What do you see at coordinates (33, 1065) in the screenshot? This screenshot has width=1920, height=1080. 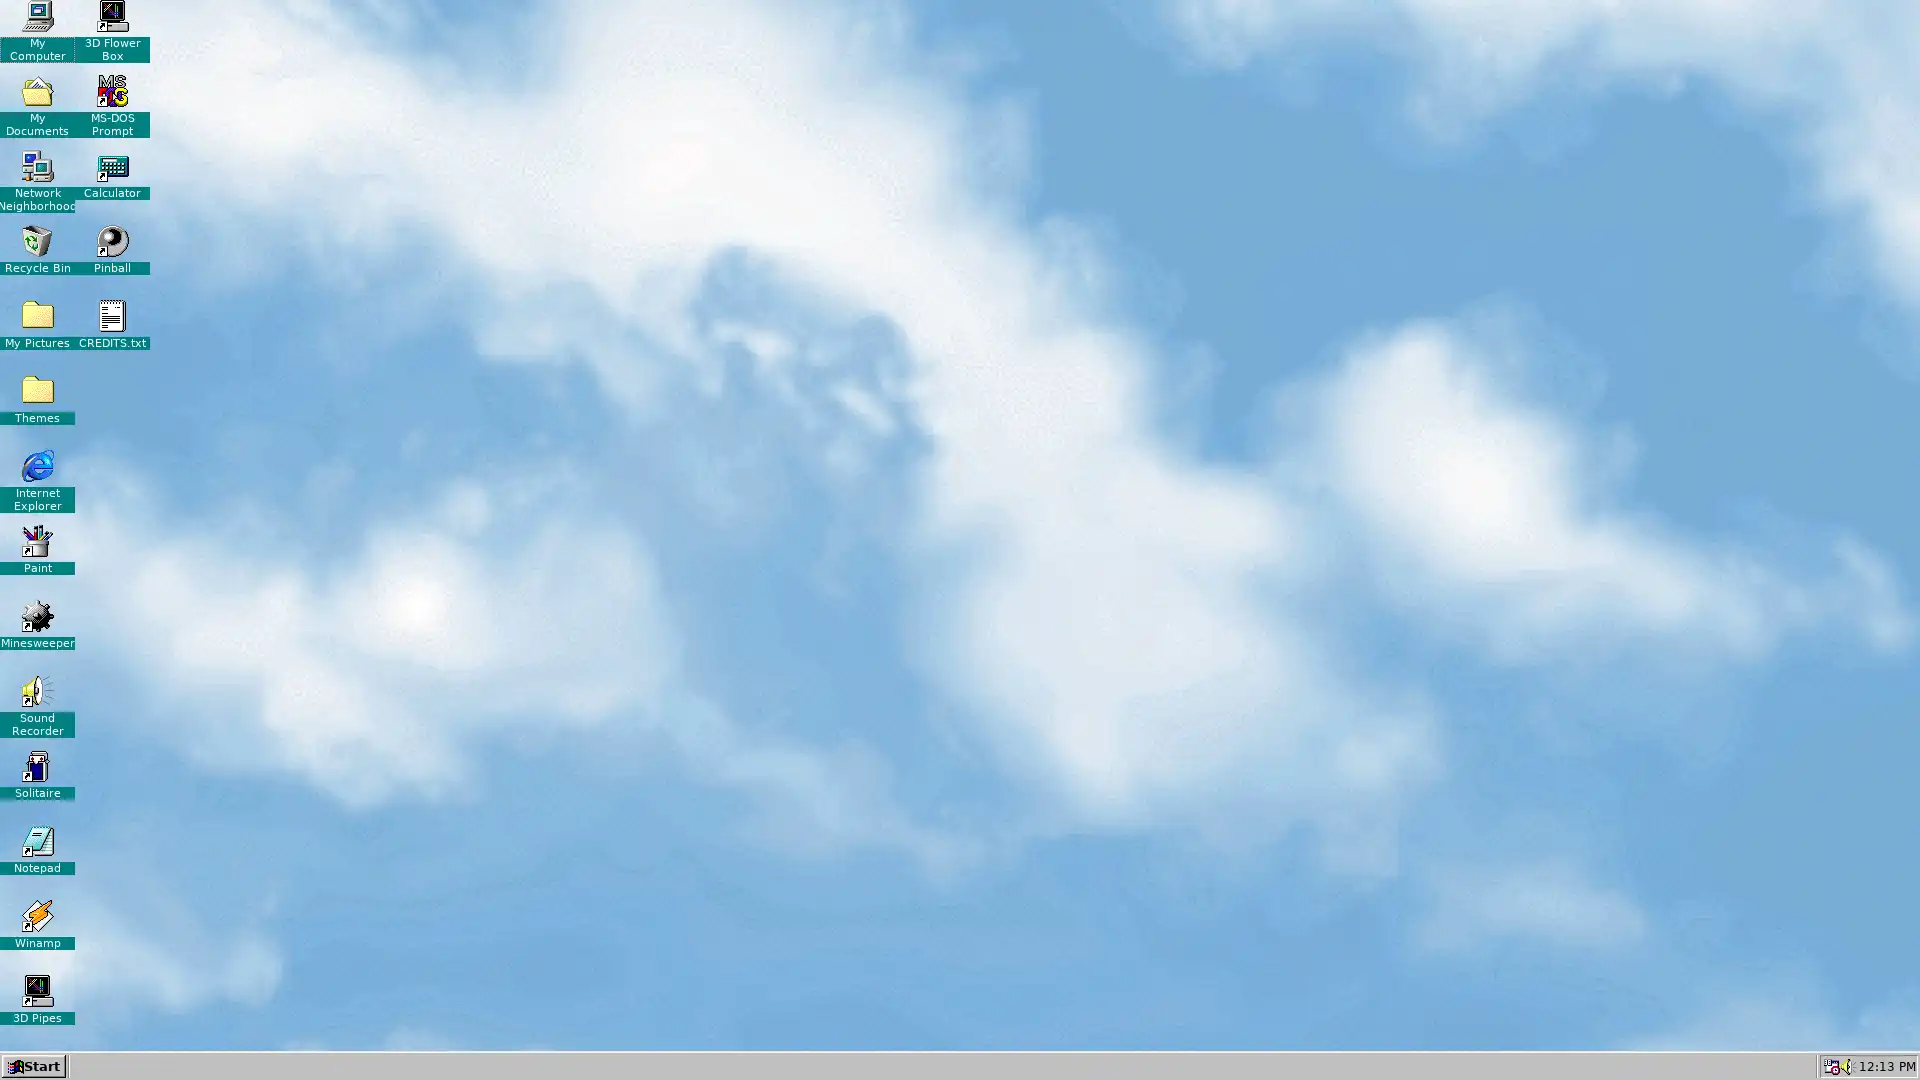 I see `Start` at bounding box center [33, 1065].